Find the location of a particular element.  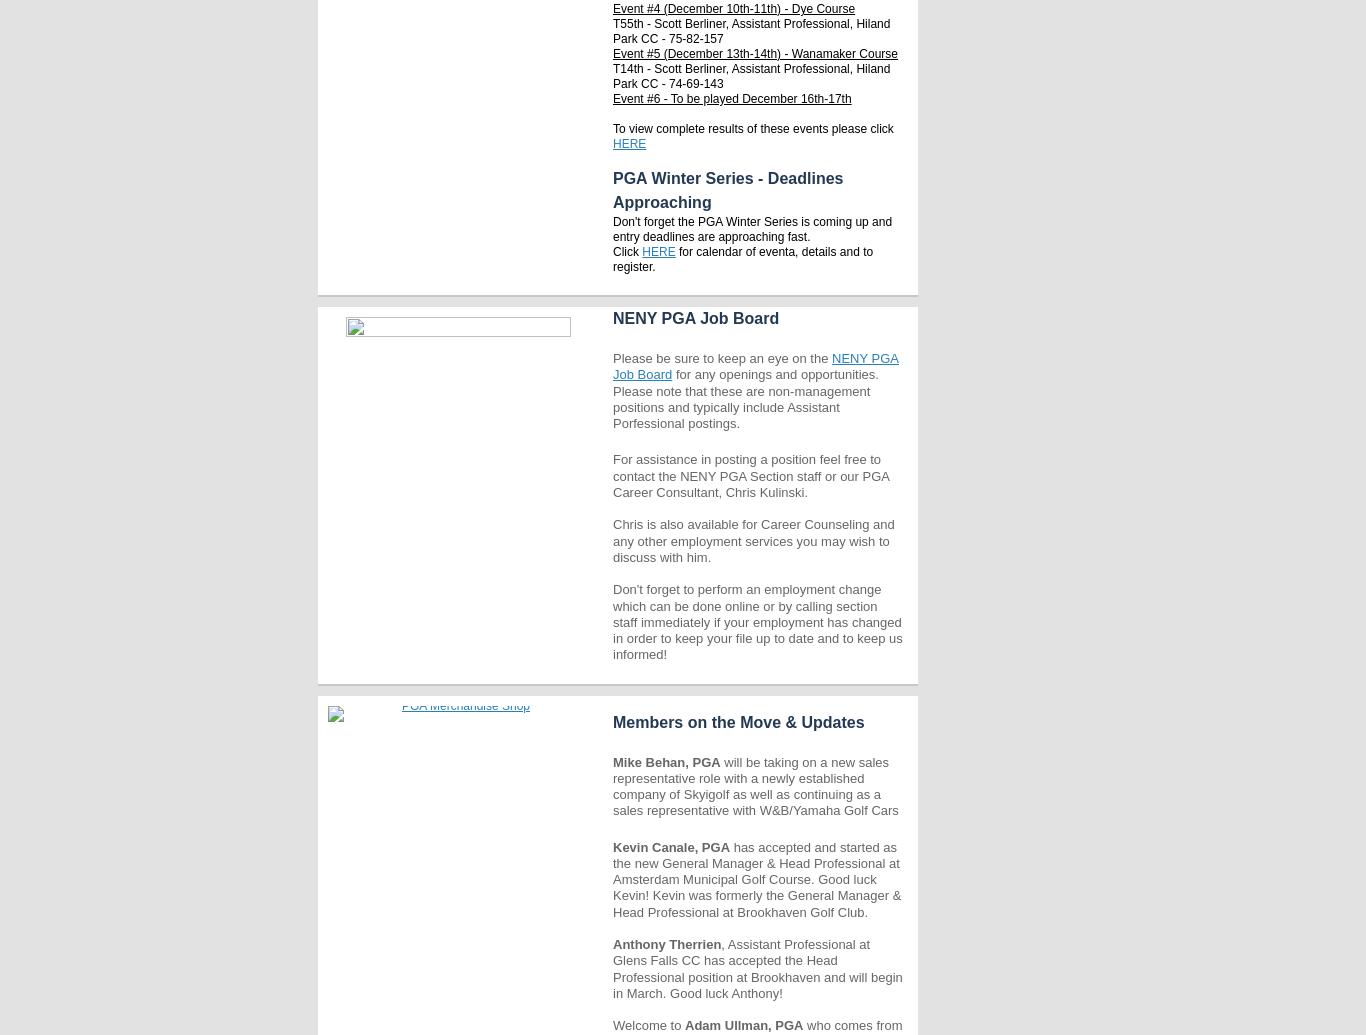

'Please be sure to keep an eye on the' is located at coordinates (612, 358).